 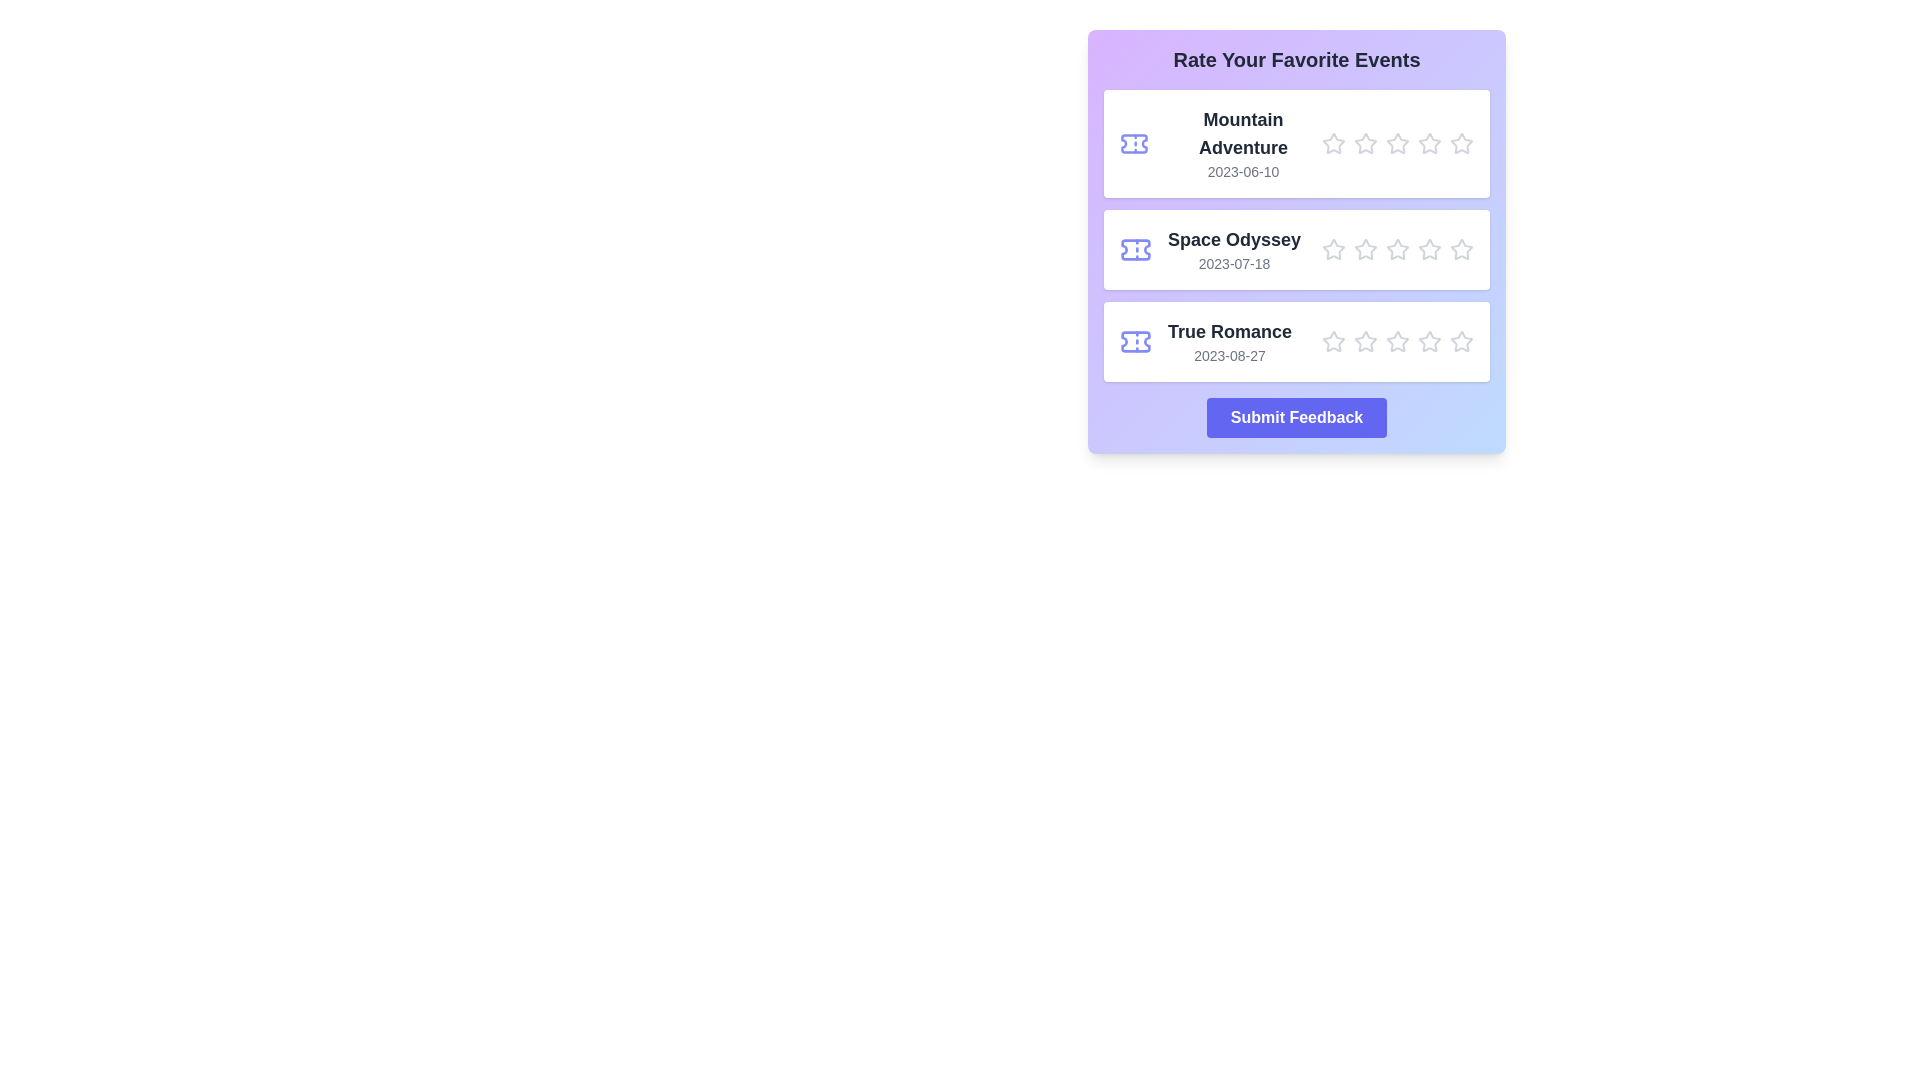 What do you see at coordinates (1462, 142) in the screenshot?
I see `the star corresponding to the rating 5 for the movie Mountain Adventure` at bounding box center [1462, 142].